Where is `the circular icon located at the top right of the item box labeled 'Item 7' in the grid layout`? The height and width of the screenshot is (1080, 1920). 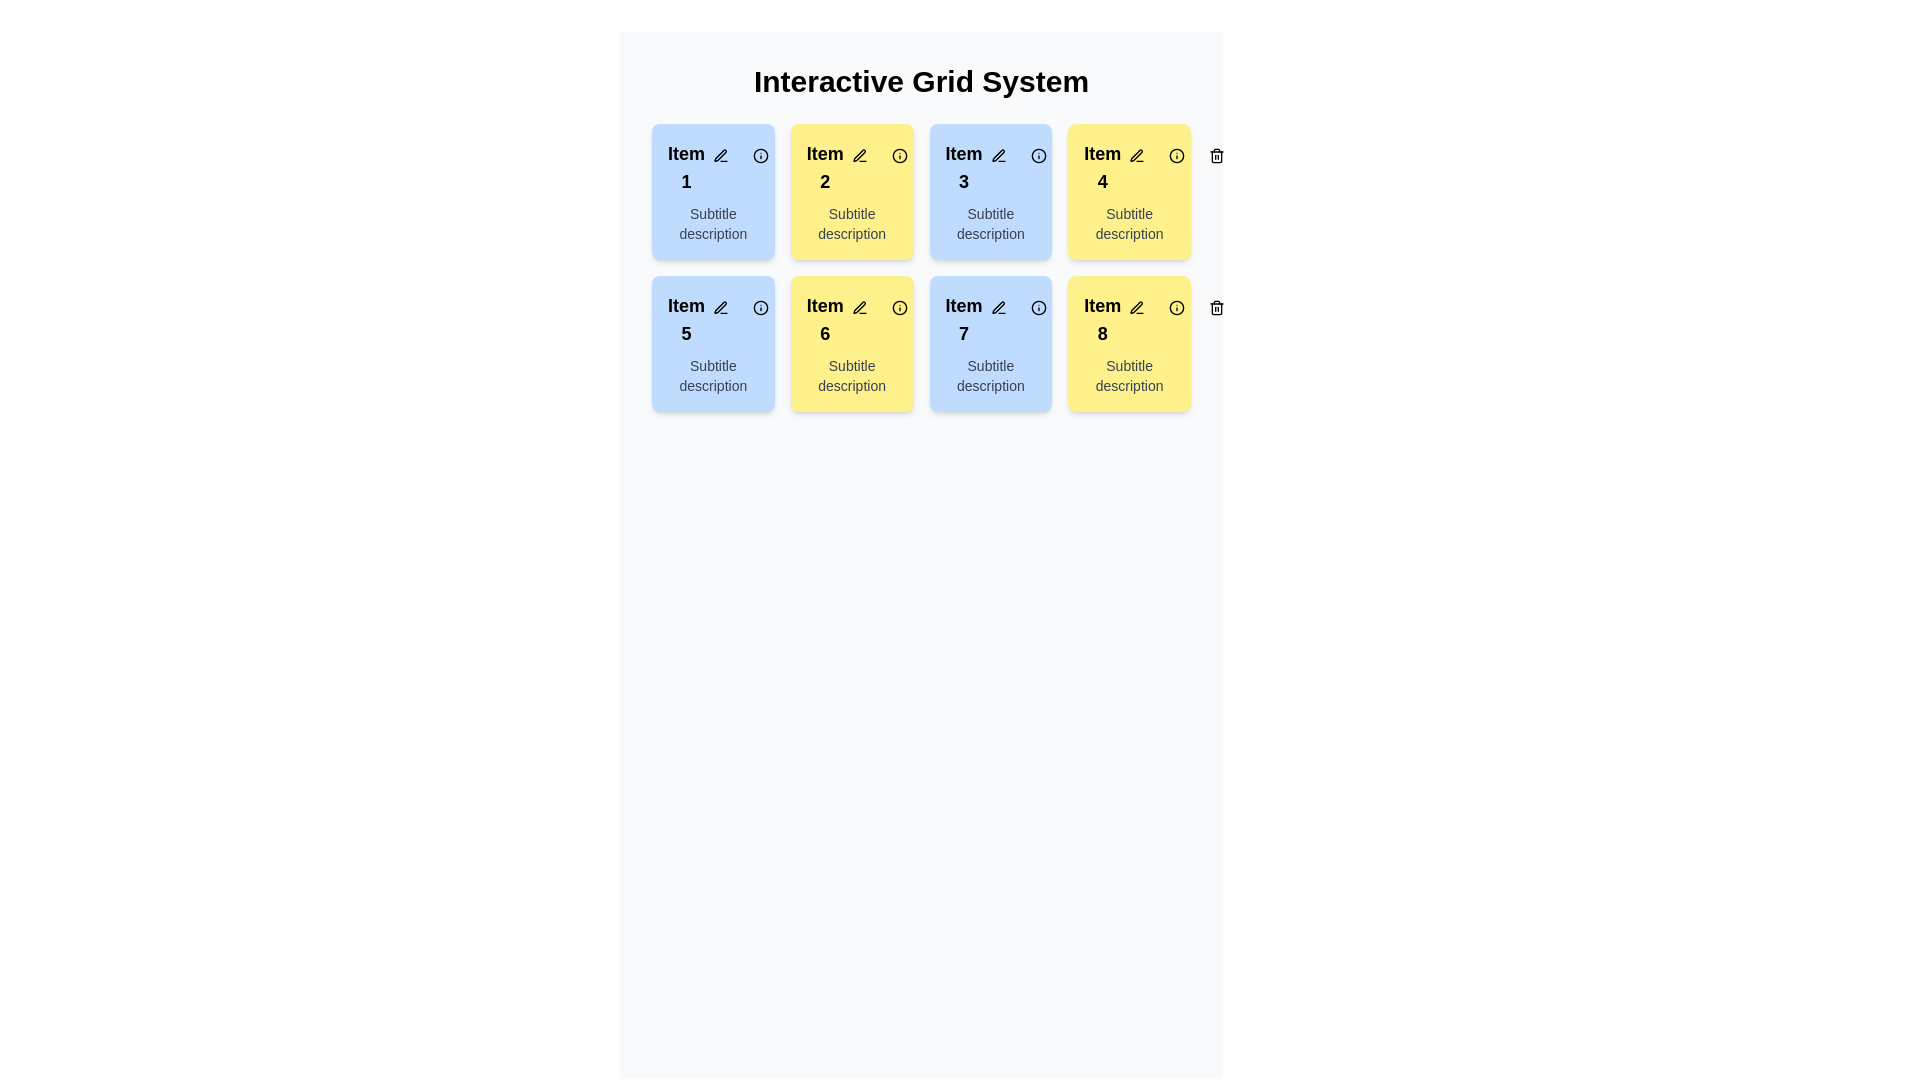
the circular icon located at the top right of the item box labeled 'Item 7' in the grid layout is located at coordinates (1038, 308).